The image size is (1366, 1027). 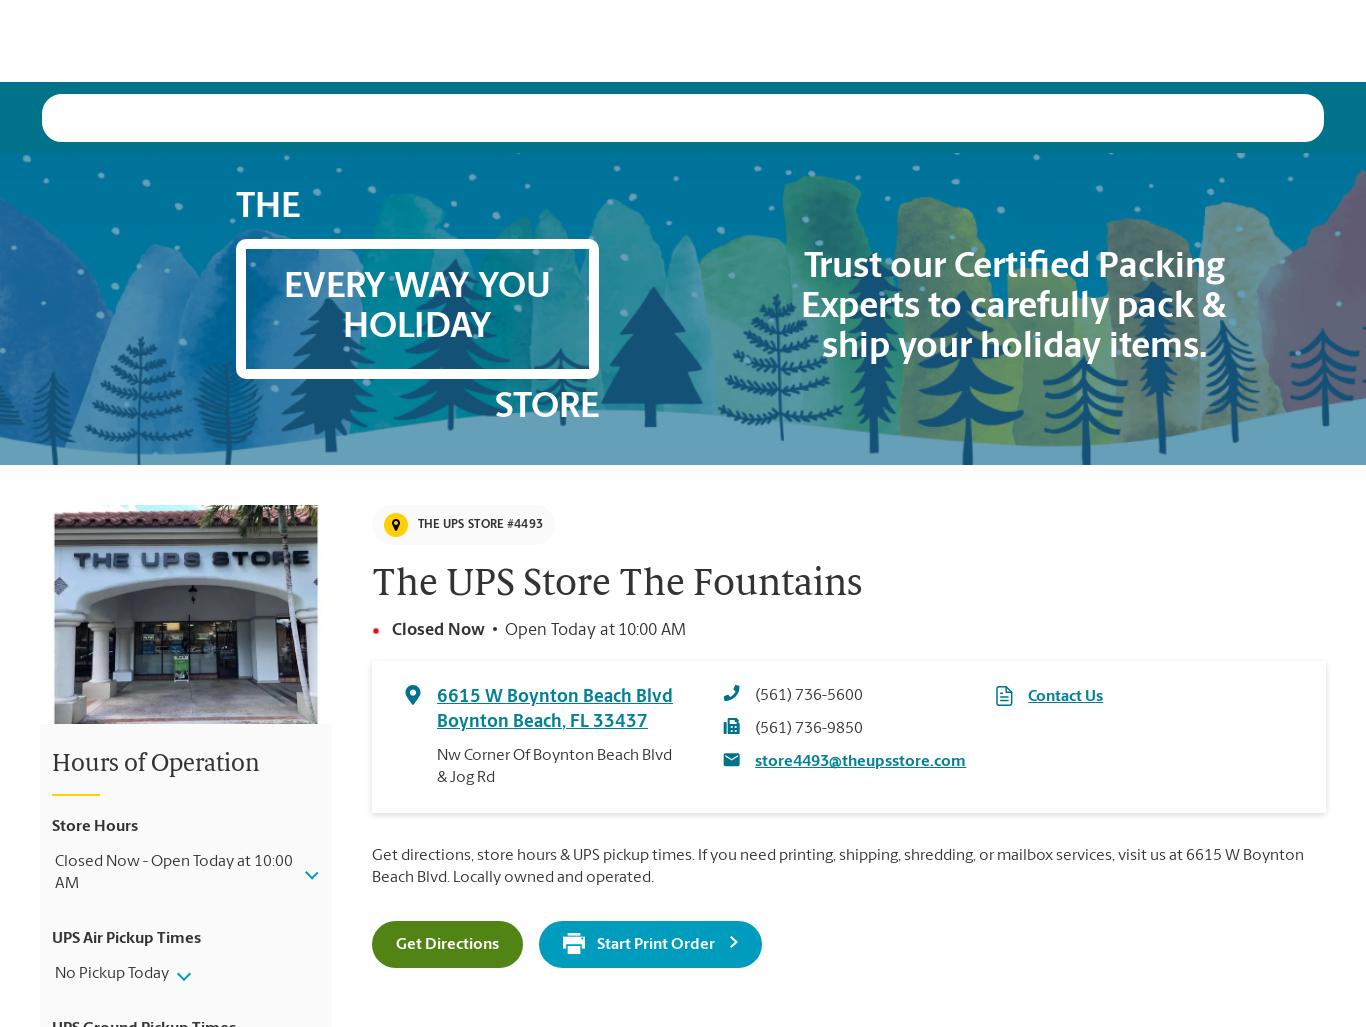 What do you see at coordinates (686, 39) in the screenshot?
I see `'Mailboxes'` at bounding box center [686, 39].